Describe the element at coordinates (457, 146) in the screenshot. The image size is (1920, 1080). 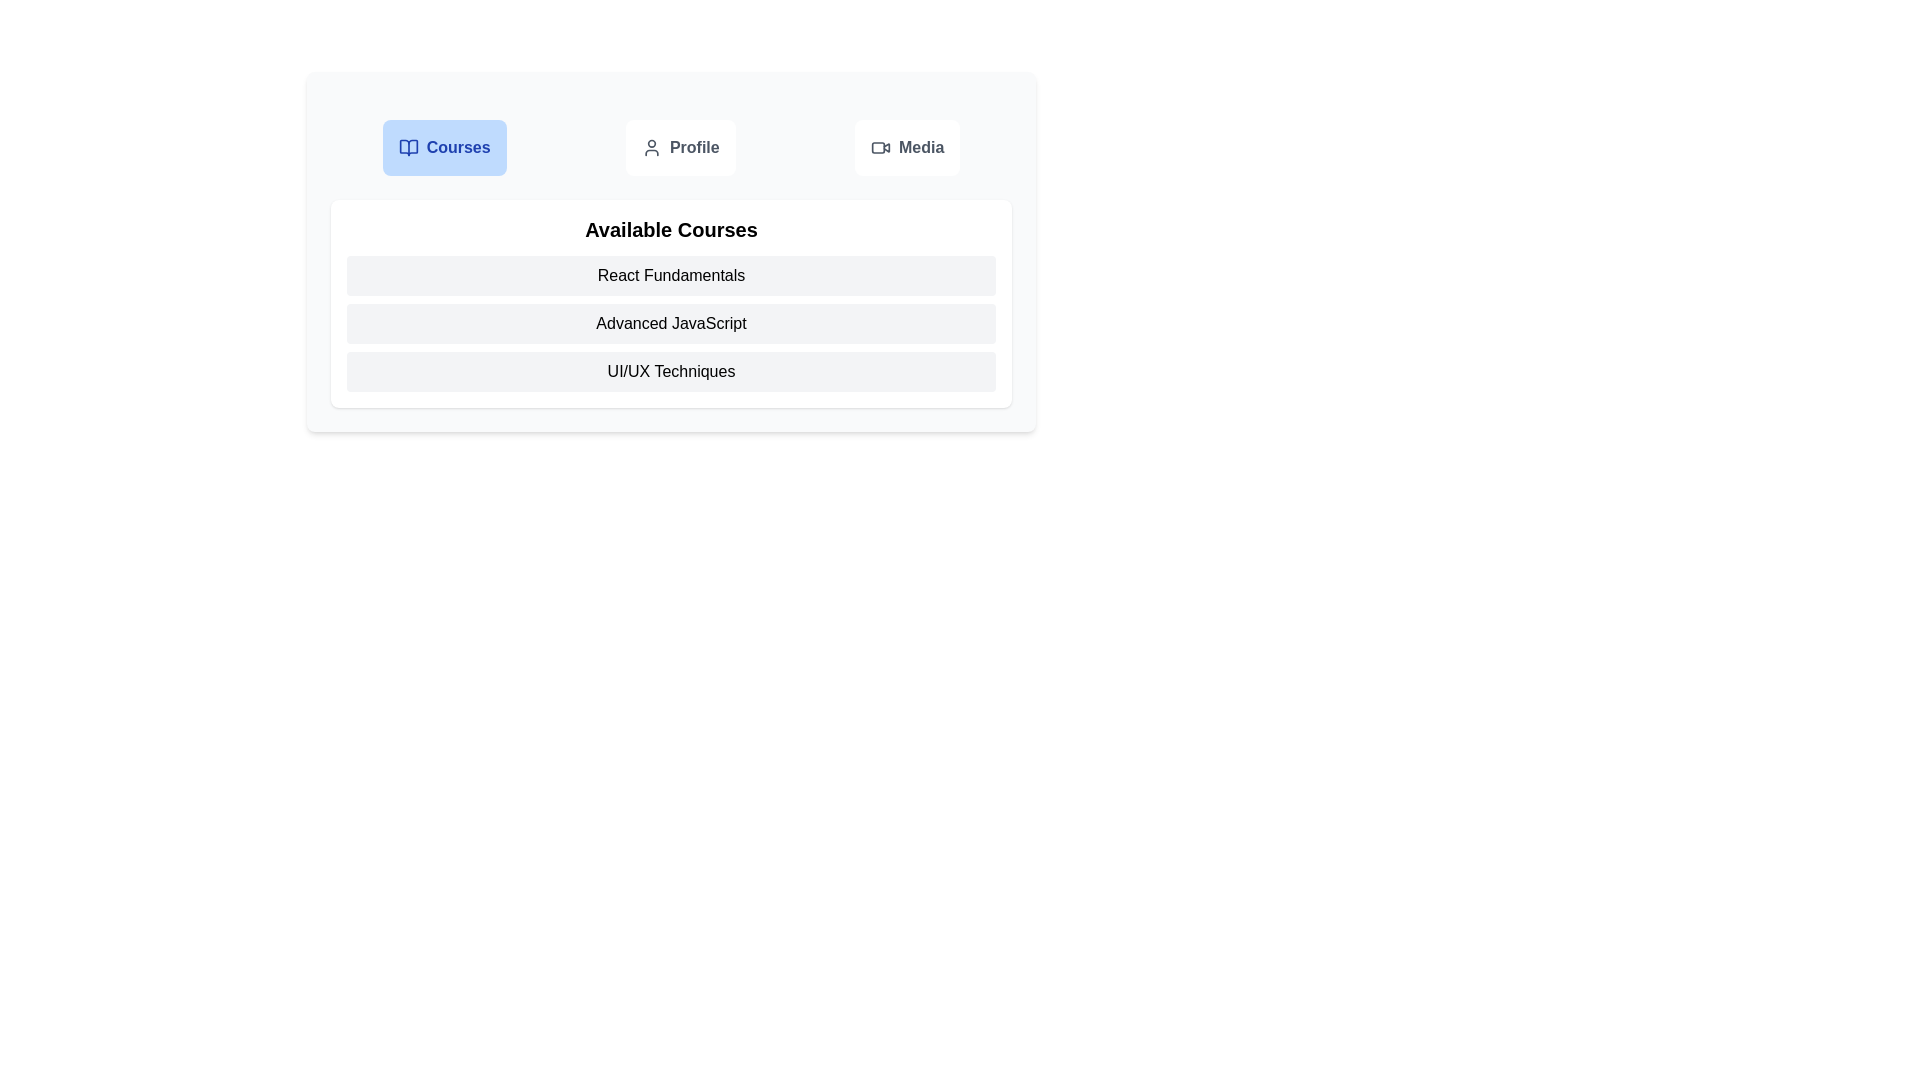
I see `the 'Courses' label, which is displayed in bold font on a light blue background and is positioned next to an open book icon` at that location.